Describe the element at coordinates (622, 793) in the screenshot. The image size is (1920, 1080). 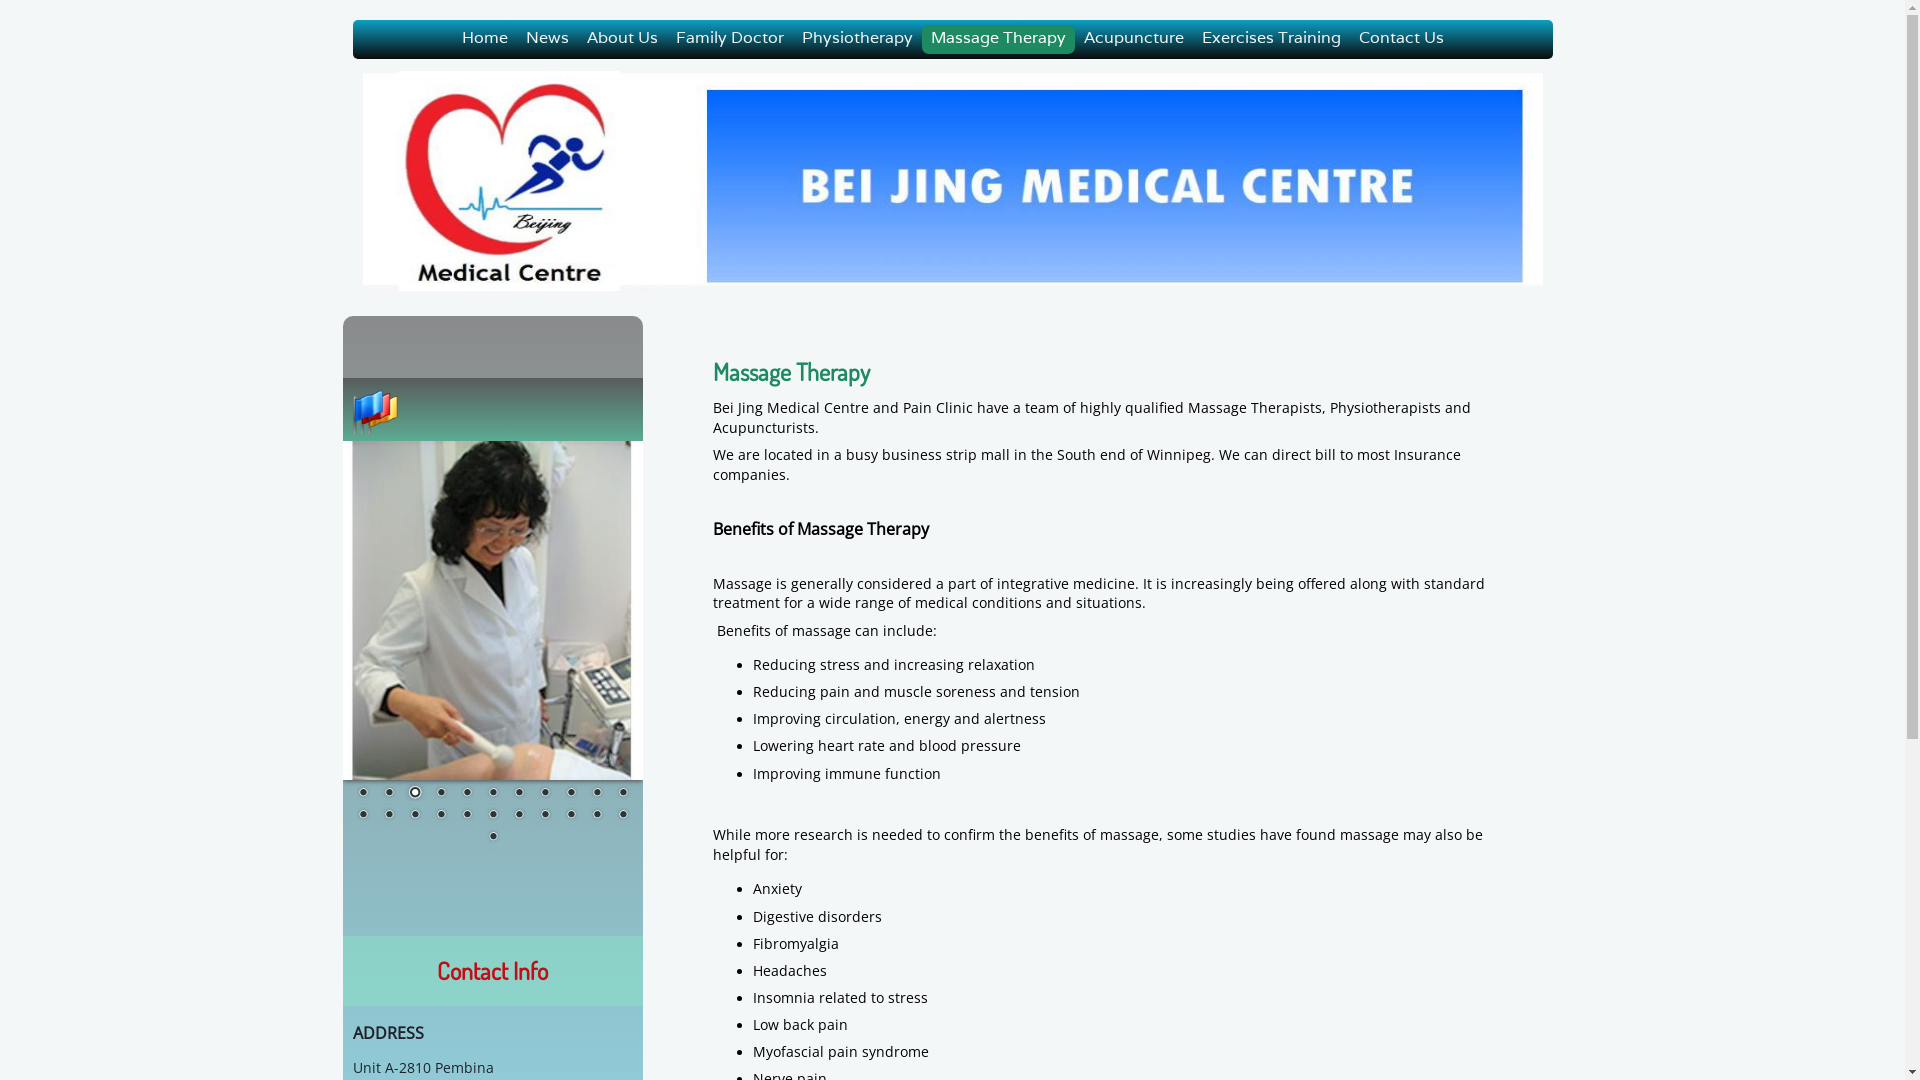
I see `'11'` at that location.